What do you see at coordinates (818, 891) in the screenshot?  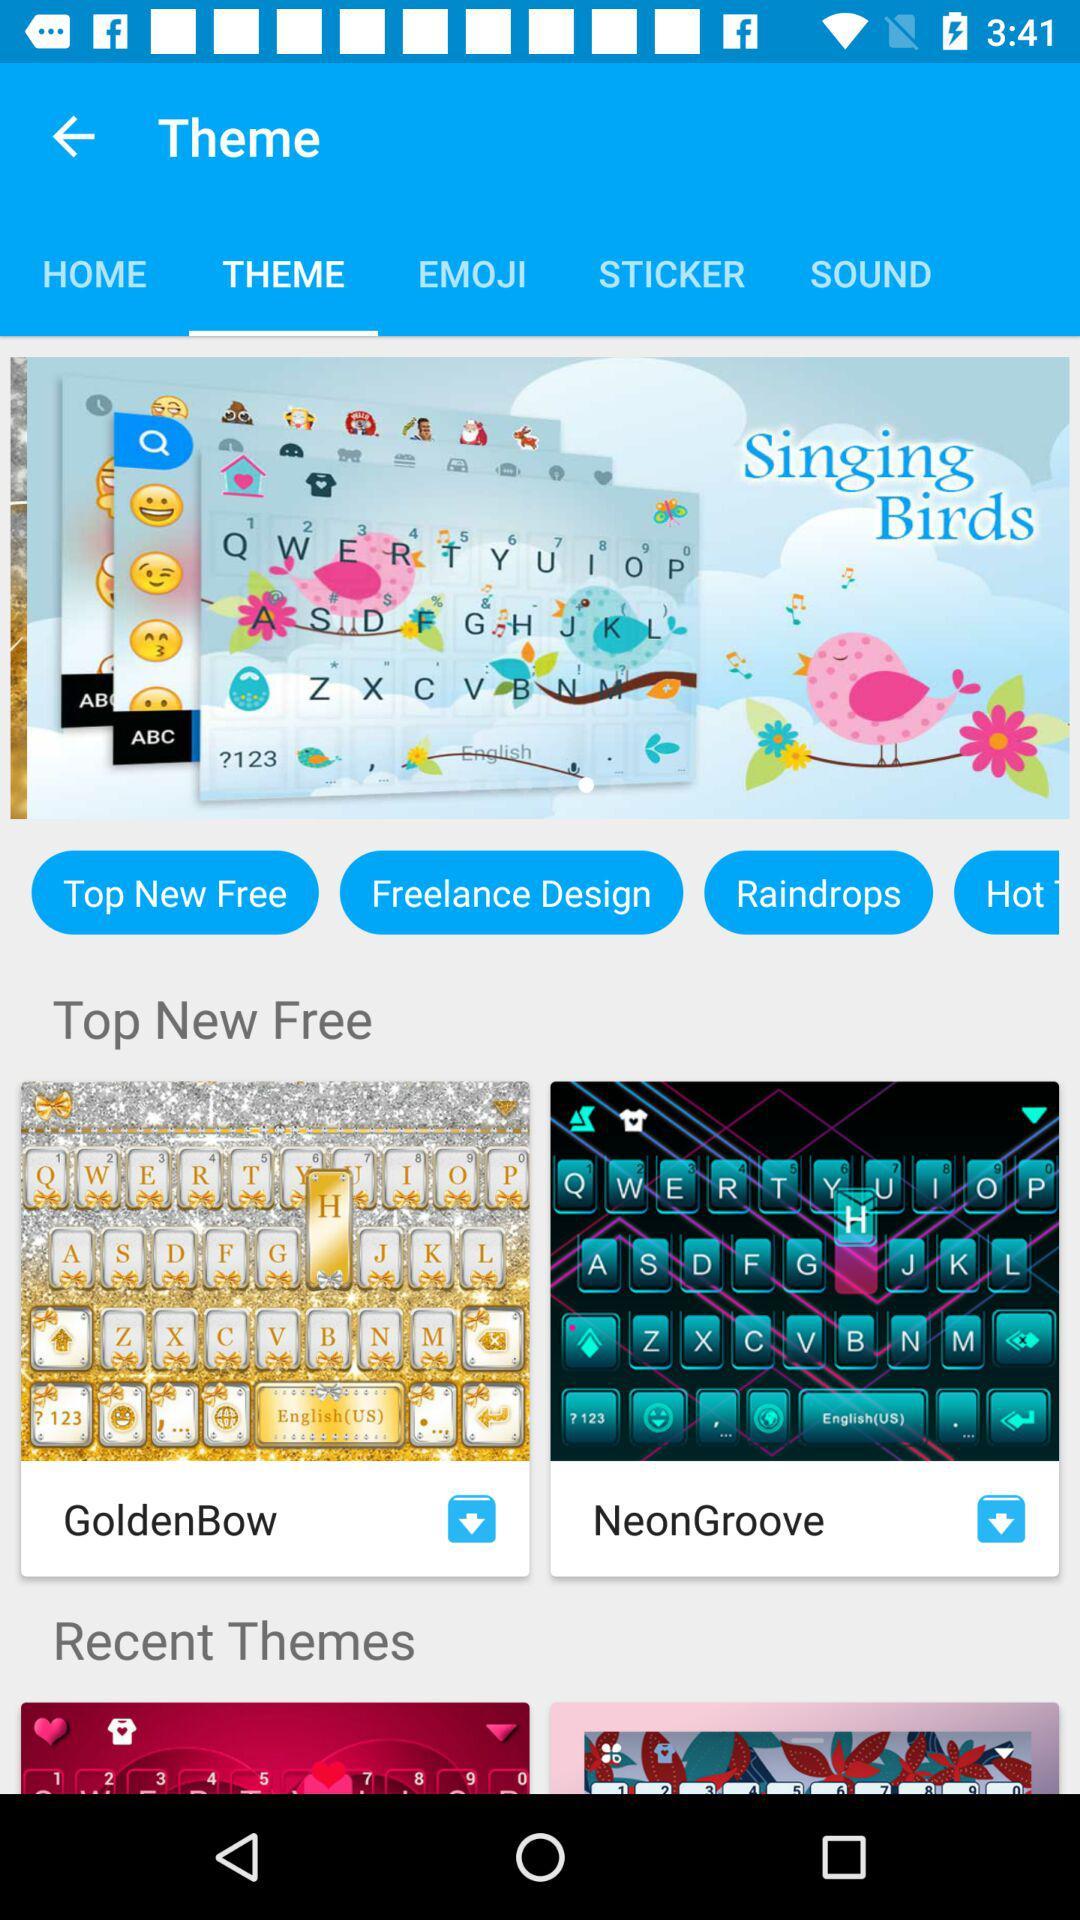 I see `the icon to the left of the hot themes icon` at bounding box center [818, 891].